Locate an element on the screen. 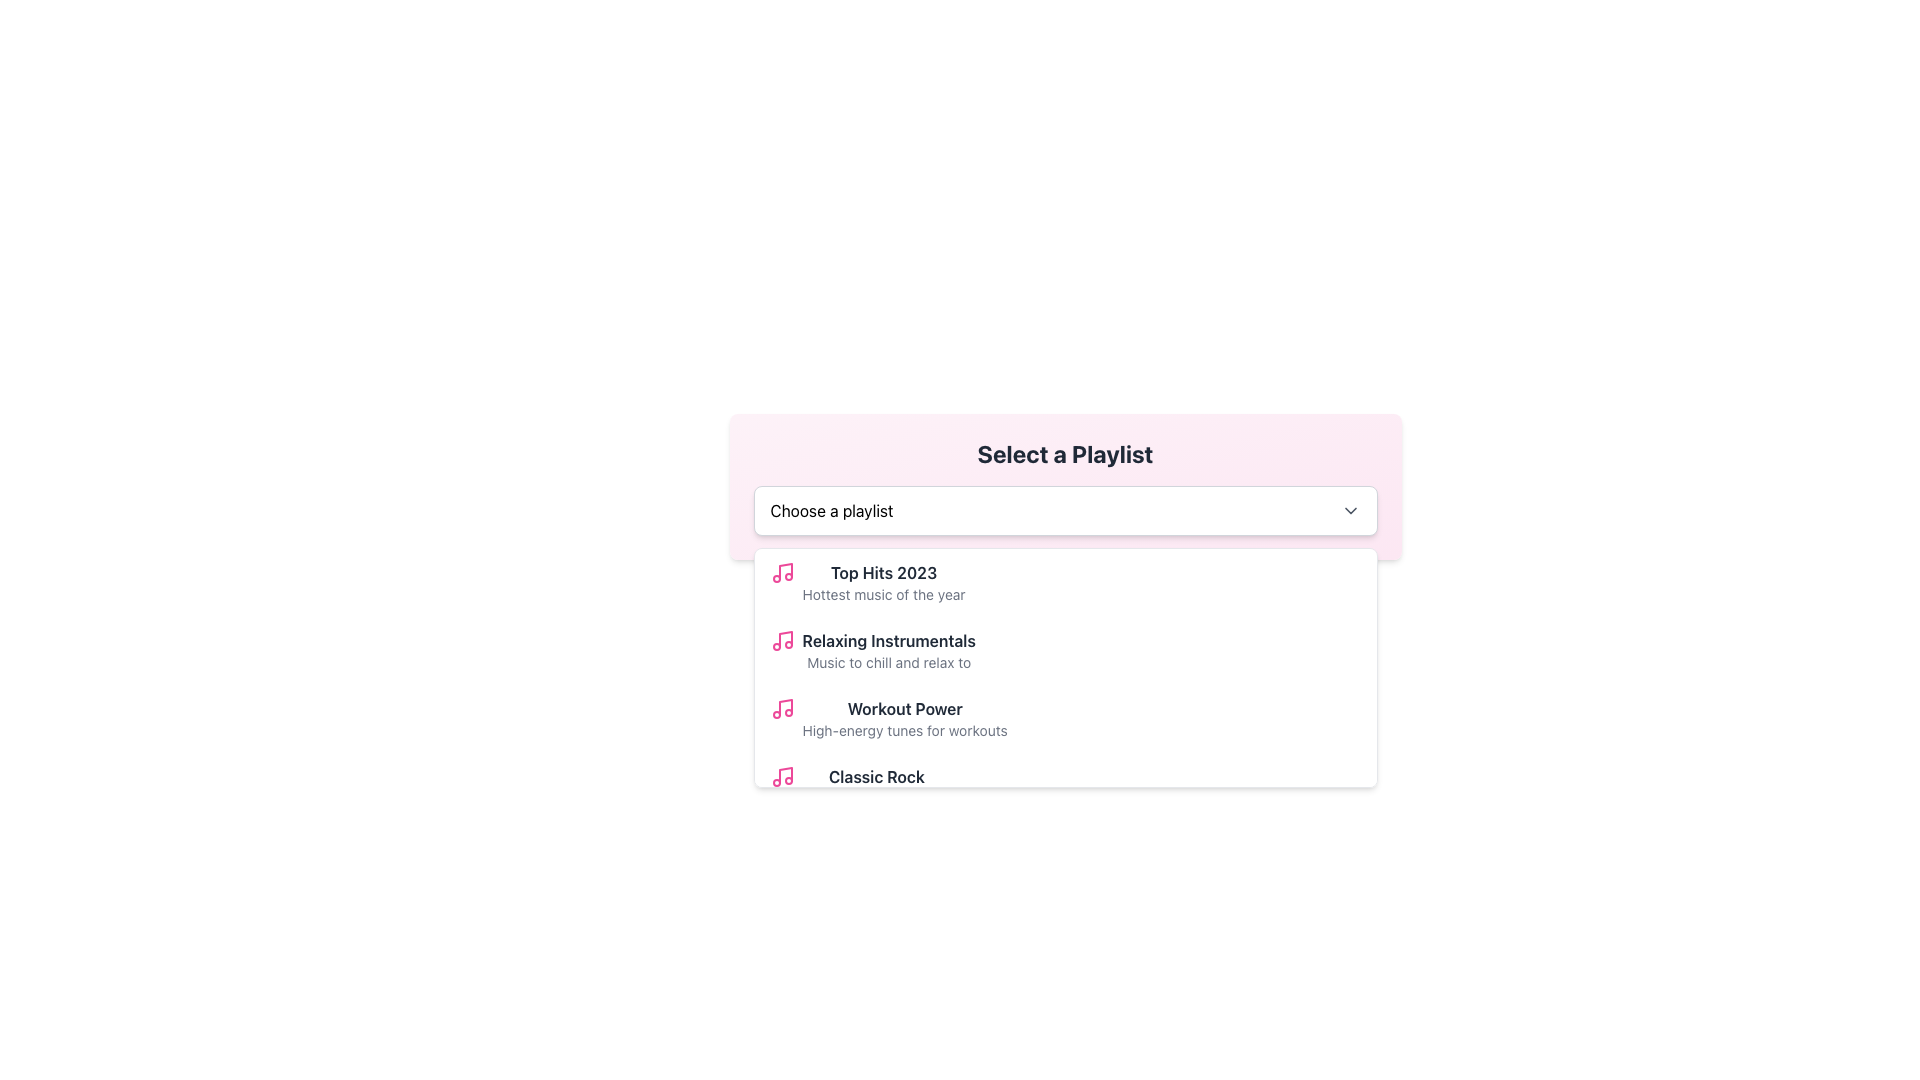 The height and width of the screenshot is (1080, 1920). the icon that visually identifies the 'Classic Rock' playlist, located to the left of the text in the bottom-most entry of the selectable playlist list is located at coordinates (781, 775).